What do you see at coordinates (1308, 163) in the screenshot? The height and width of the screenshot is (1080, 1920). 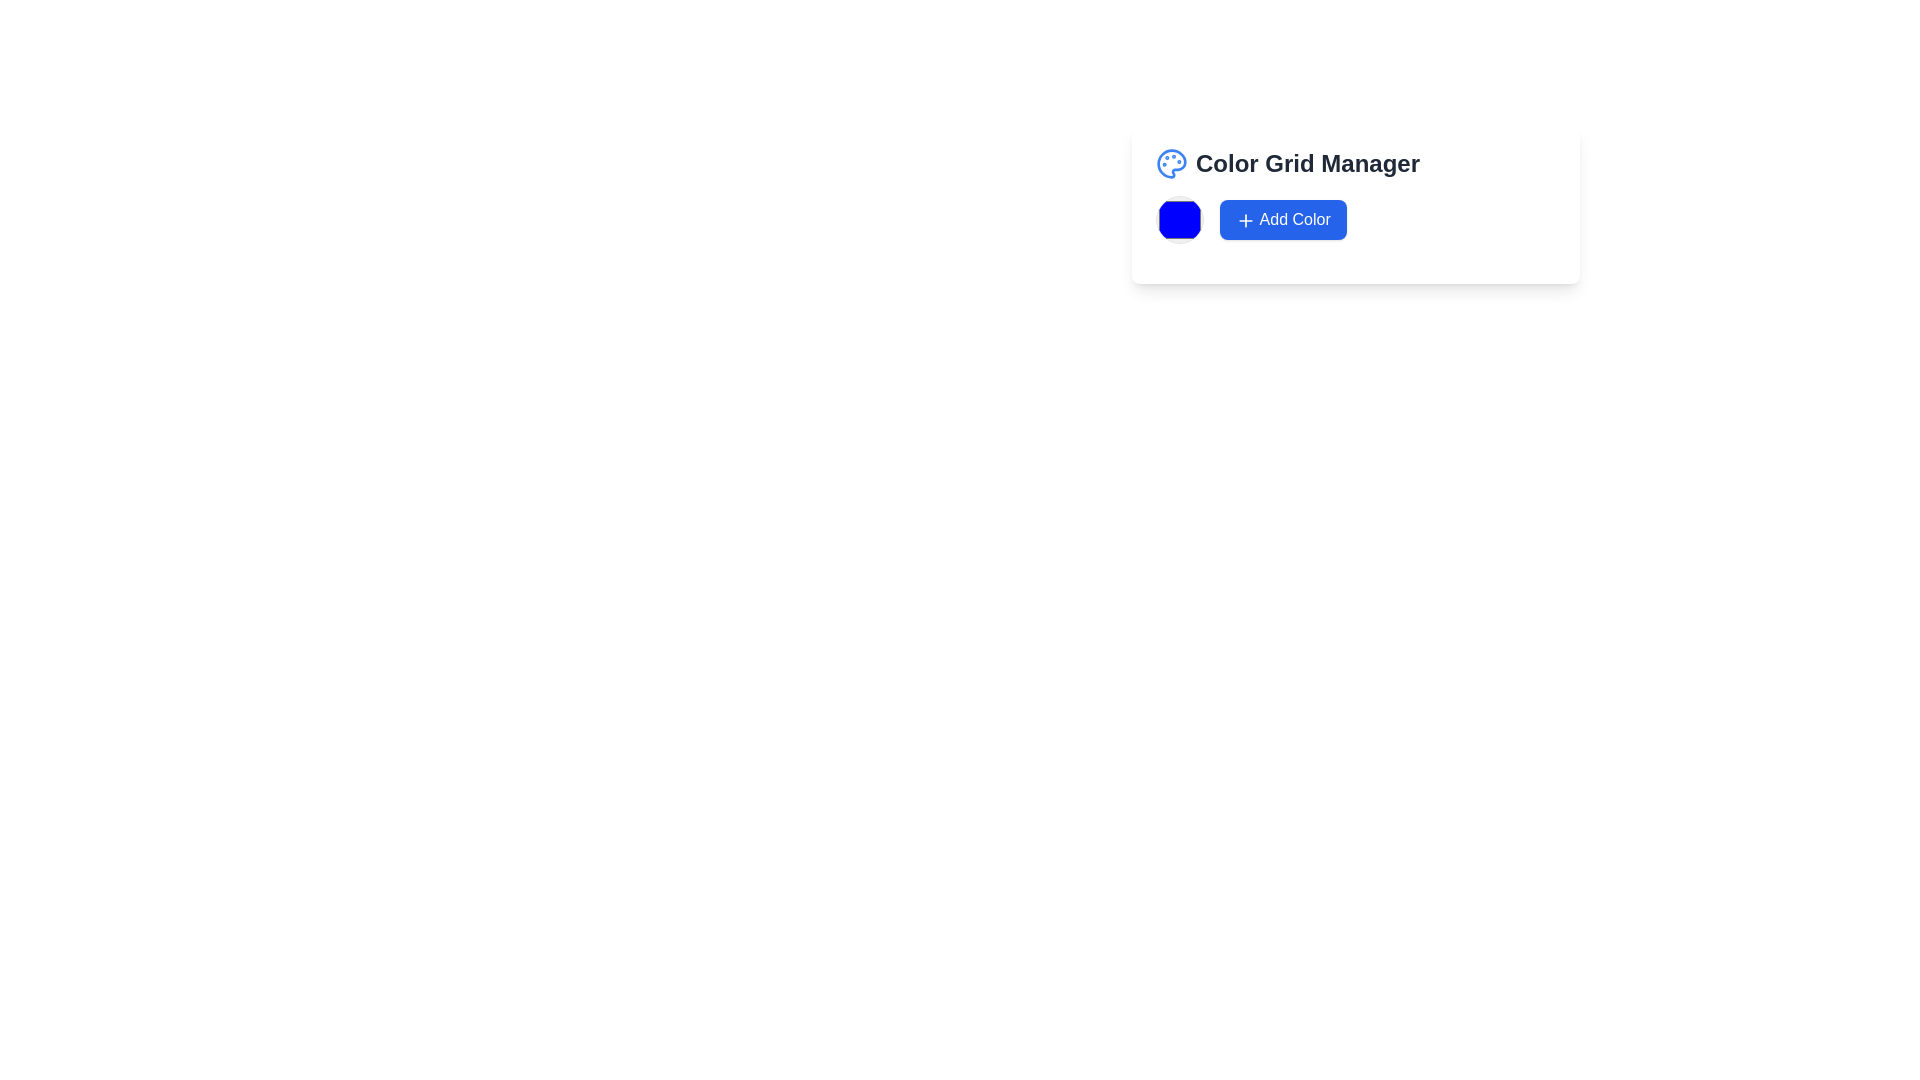 I see `the Text Label displaying 'Color Grid Manager', which is styled in bold dark gray font and positioned to the right of a palette icon in the upper section of the interface` at bounding box center [1308, 163].